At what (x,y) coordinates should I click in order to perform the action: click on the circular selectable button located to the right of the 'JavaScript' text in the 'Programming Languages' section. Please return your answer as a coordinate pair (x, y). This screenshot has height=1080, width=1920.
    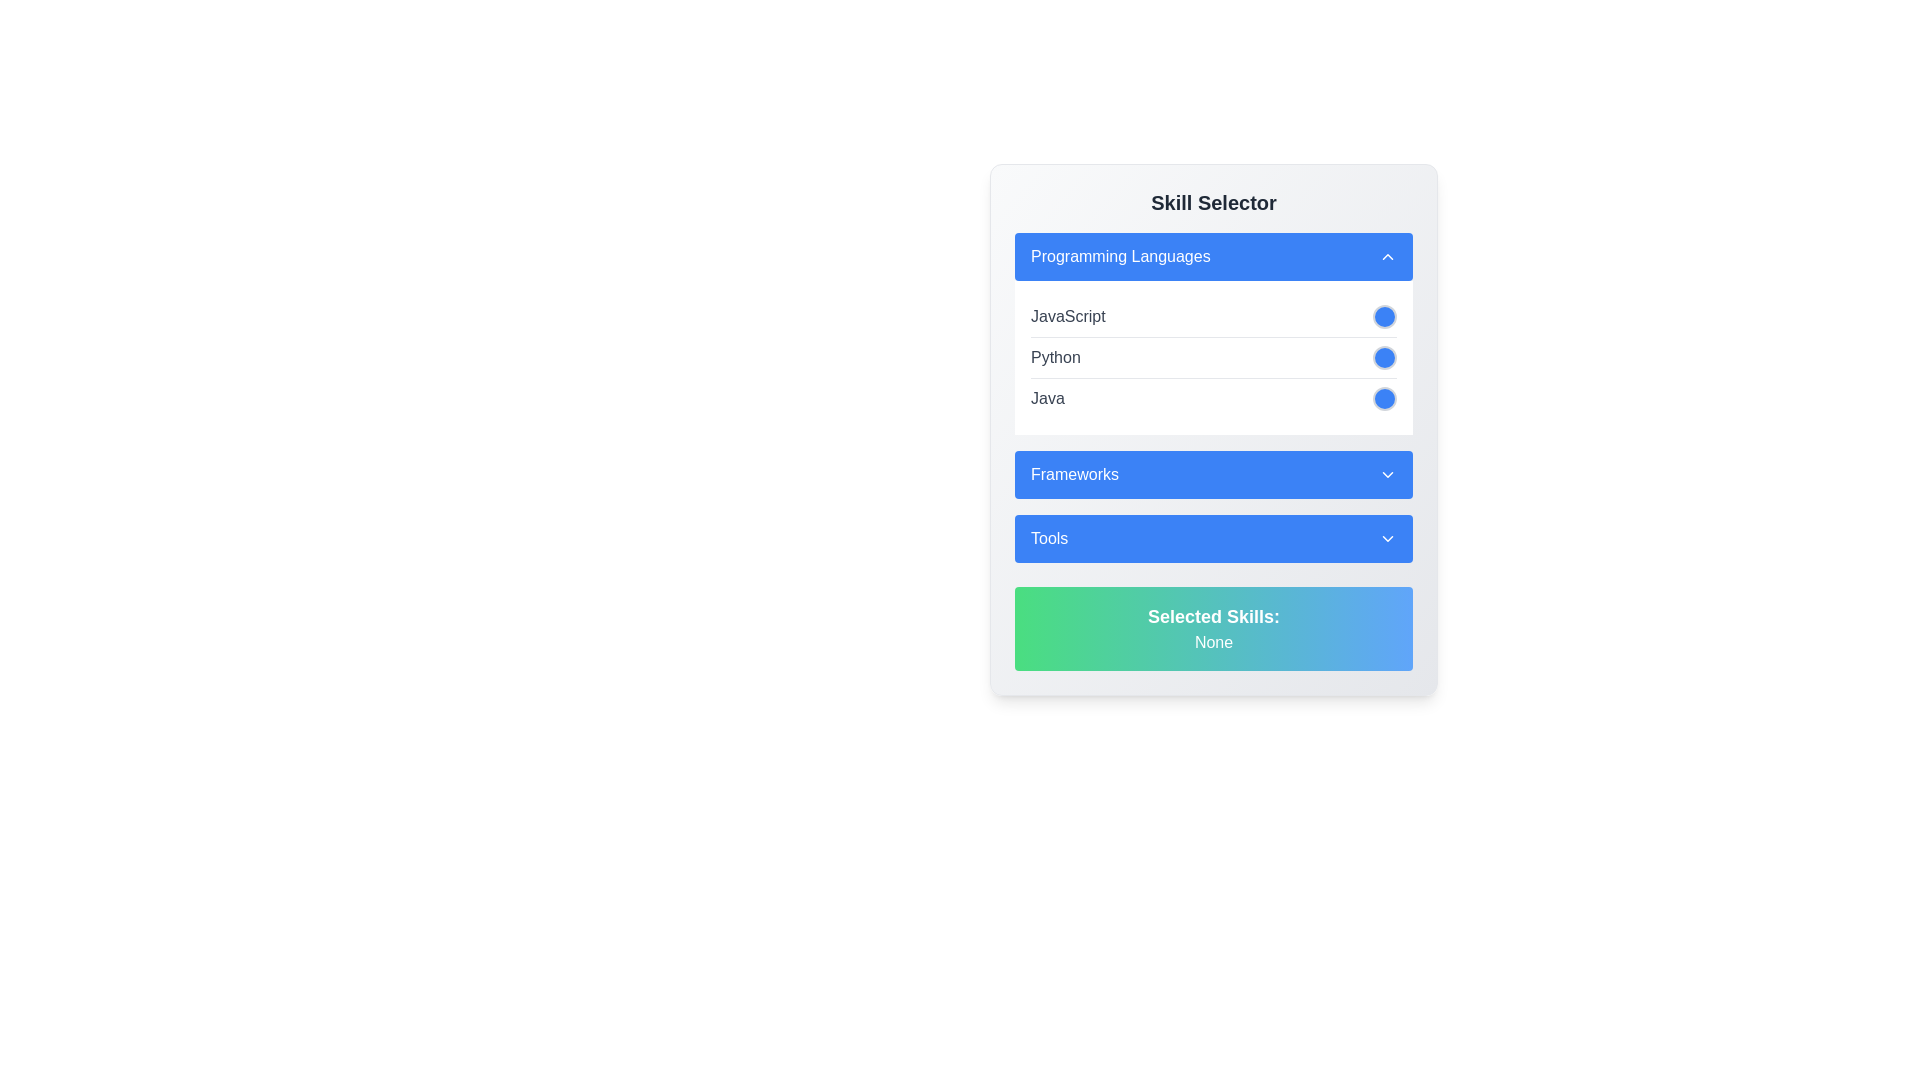
    Looking at the image, I should click on (1384, 315).